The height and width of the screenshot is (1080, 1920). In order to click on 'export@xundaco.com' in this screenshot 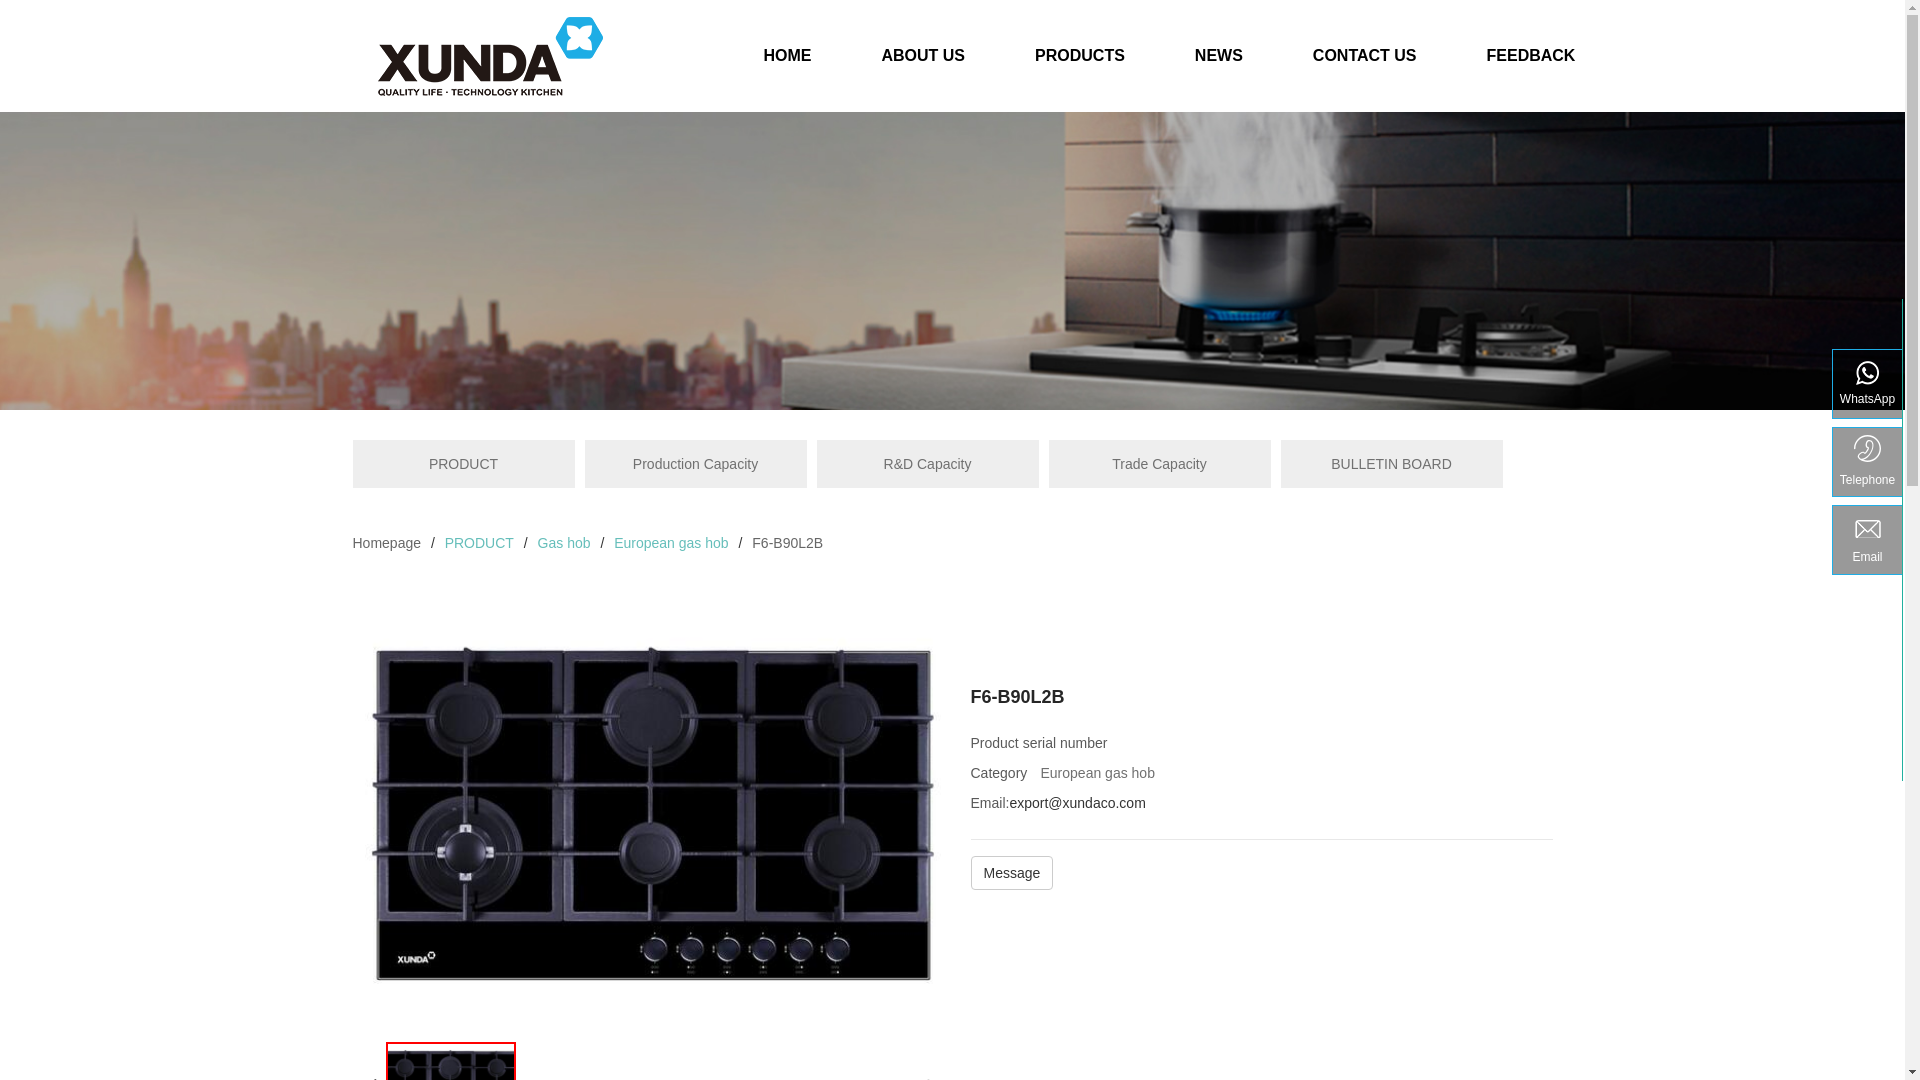, I will do `click(1075, 801)`.